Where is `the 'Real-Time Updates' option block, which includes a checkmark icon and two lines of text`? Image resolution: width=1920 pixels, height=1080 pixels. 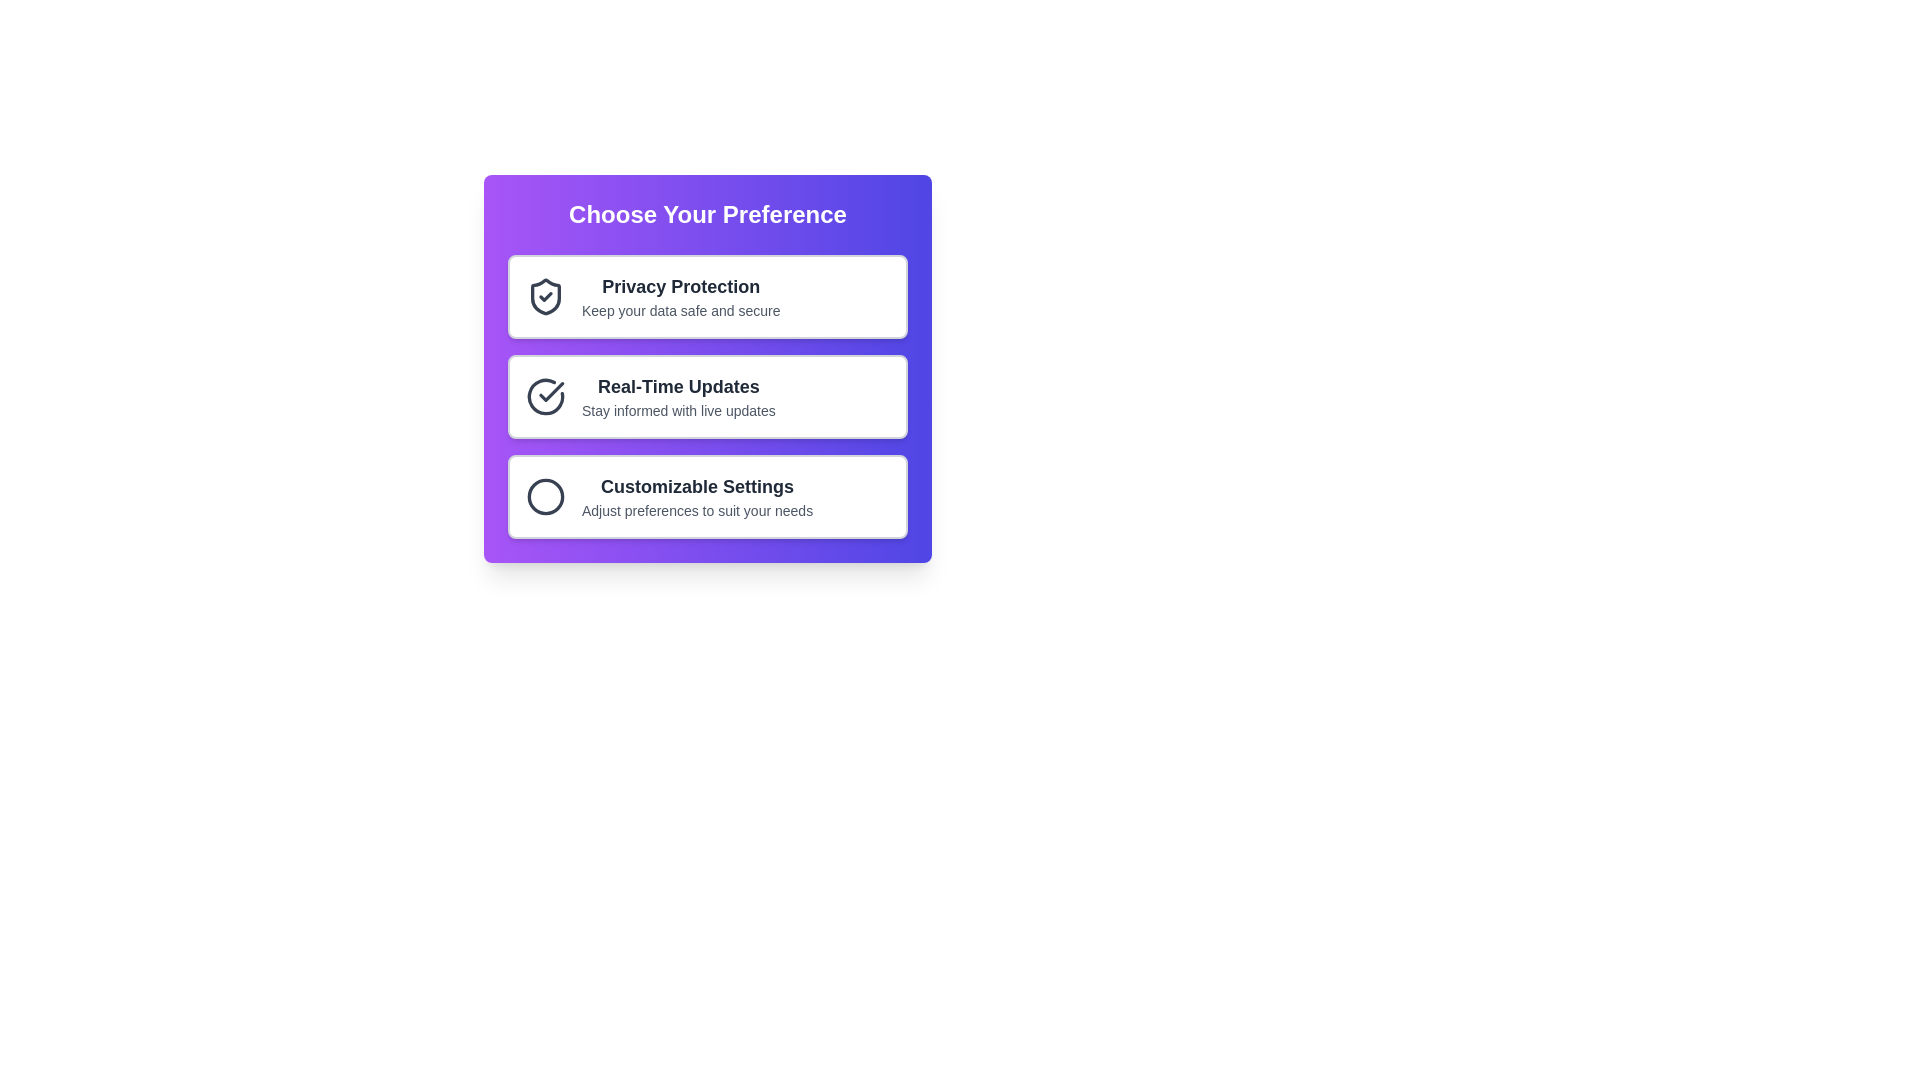 the 'Real-Time Updates' option block, which includes a checkmark icon and two lines of text is located at coordinates (650, 397).